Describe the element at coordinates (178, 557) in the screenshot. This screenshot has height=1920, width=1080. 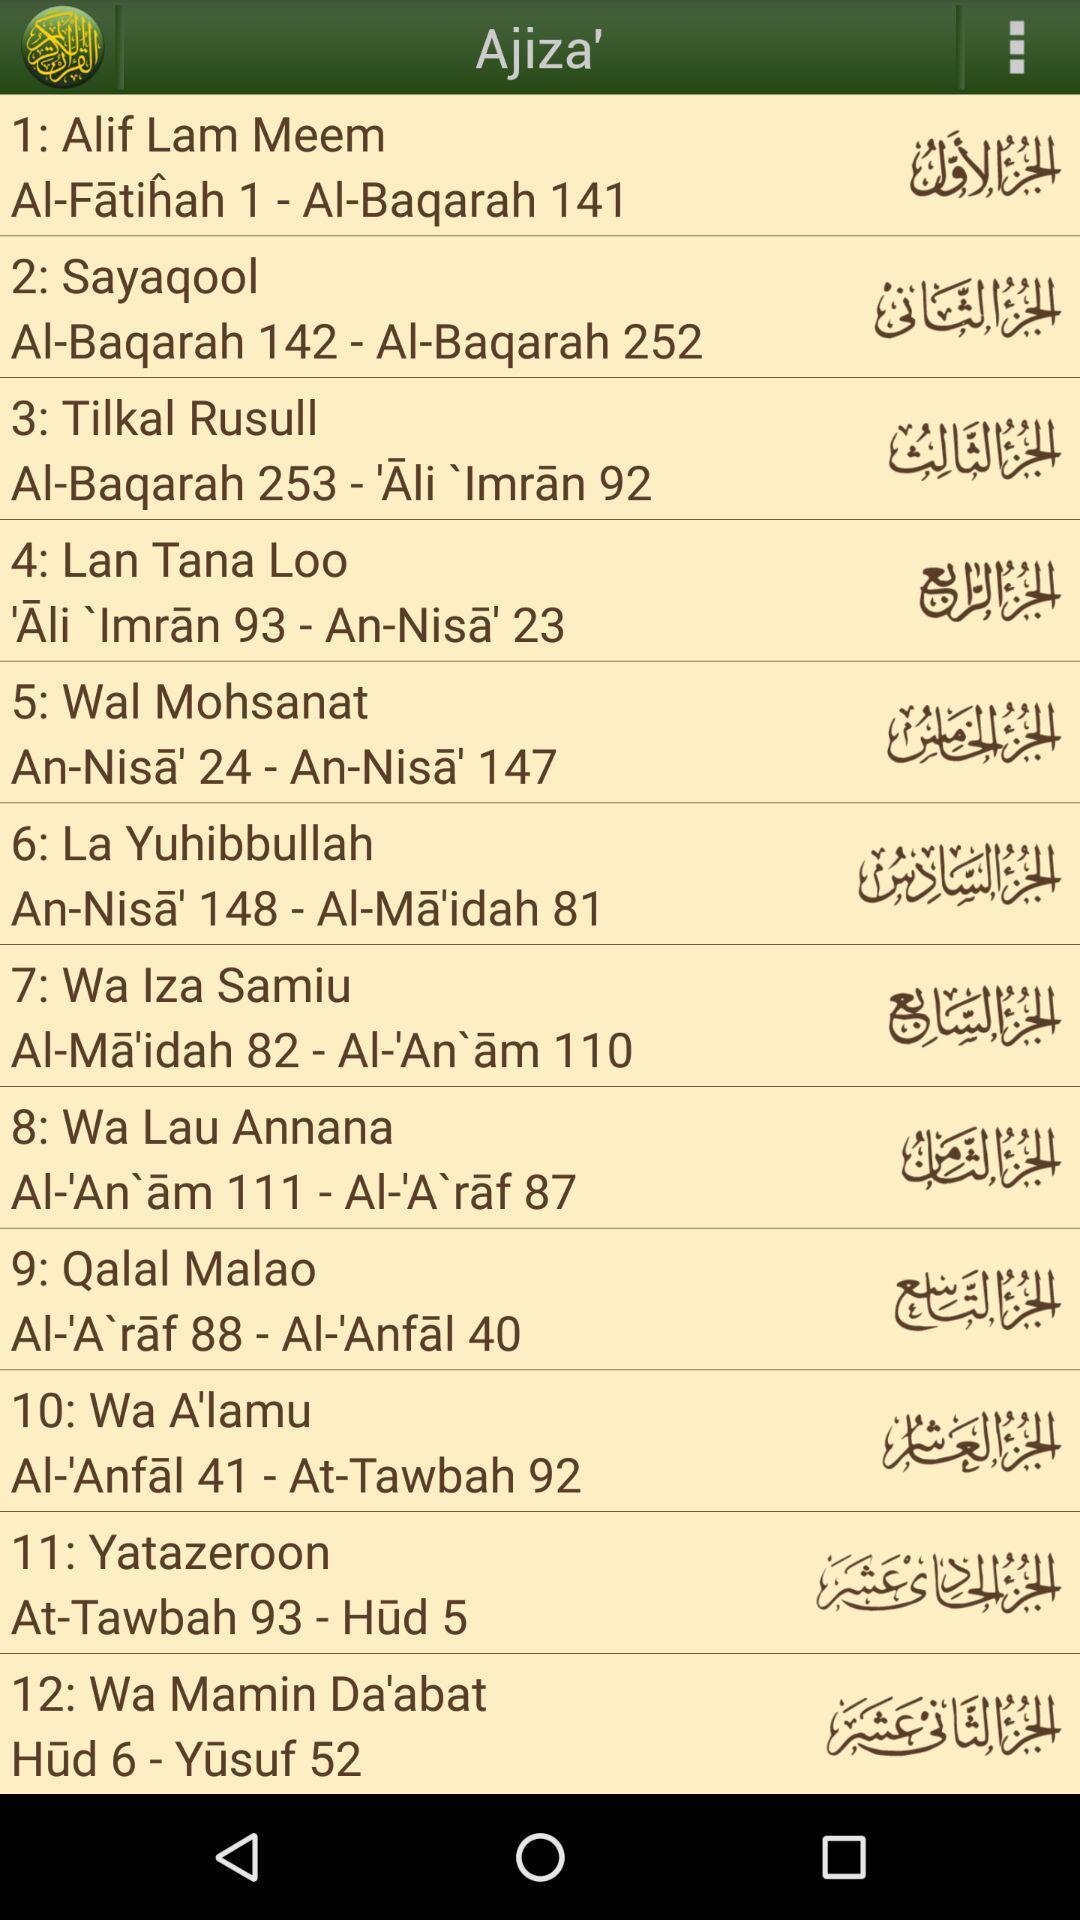
I see `the icon below al baqarah 253 app` at that location.